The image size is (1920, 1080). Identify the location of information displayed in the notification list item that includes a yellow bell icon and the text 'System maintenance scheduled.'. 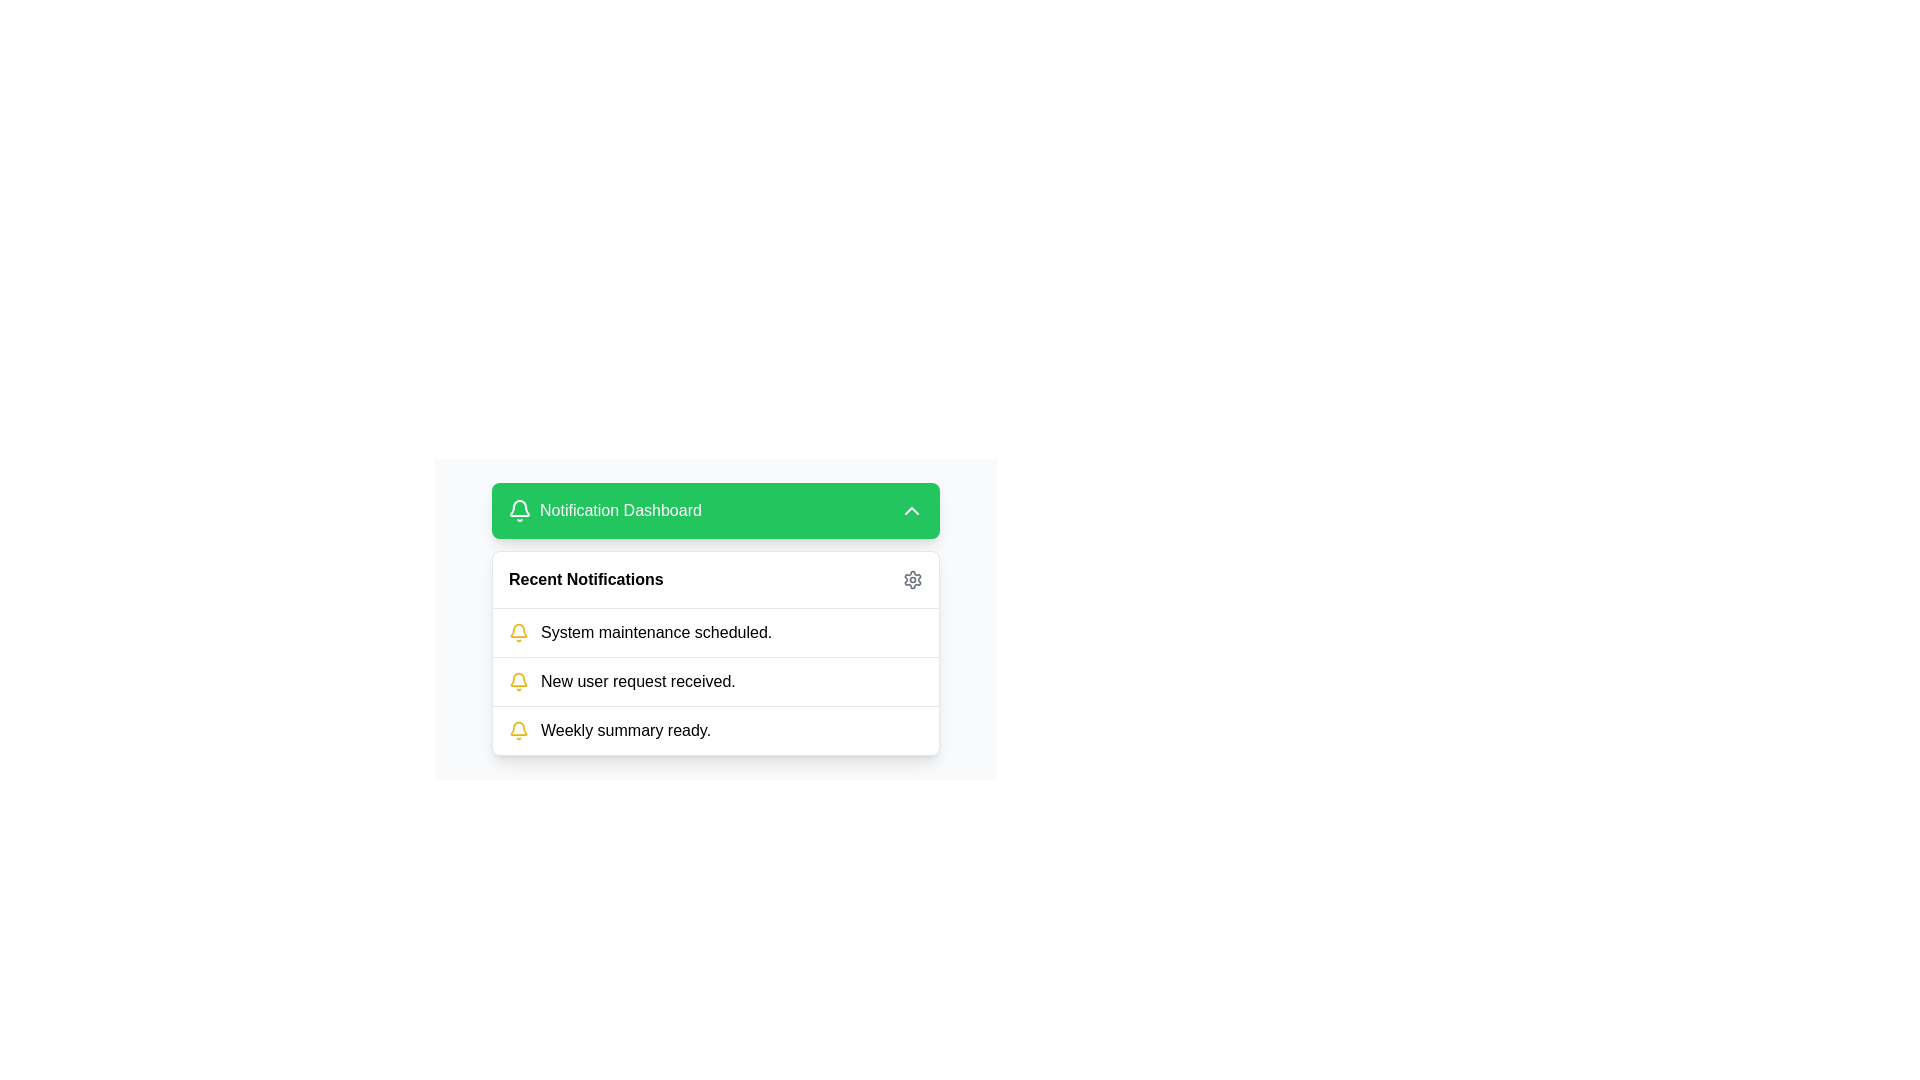
(715, 632).